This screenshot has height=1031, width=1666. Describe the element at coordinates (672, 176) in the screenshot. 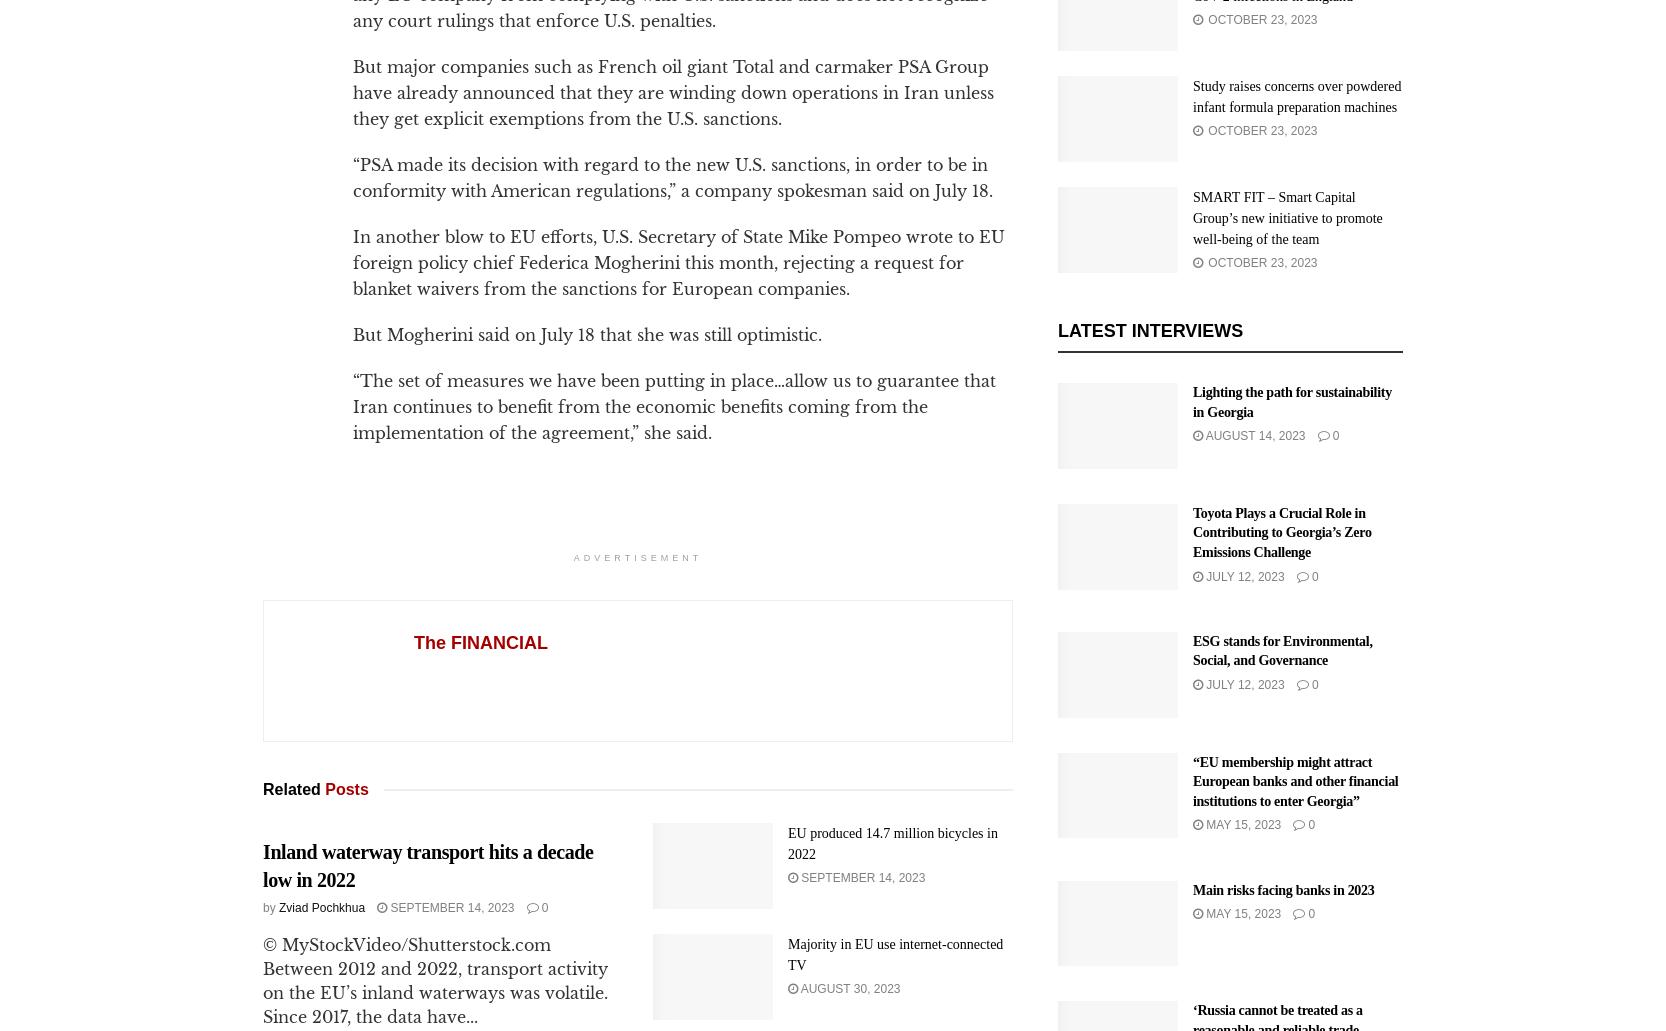

I see `'“PSA made its decision with regard to the new U.S. sanctions, in order to be in conformity with American regulations,” a company spokesman said on July 18.'` at that location.